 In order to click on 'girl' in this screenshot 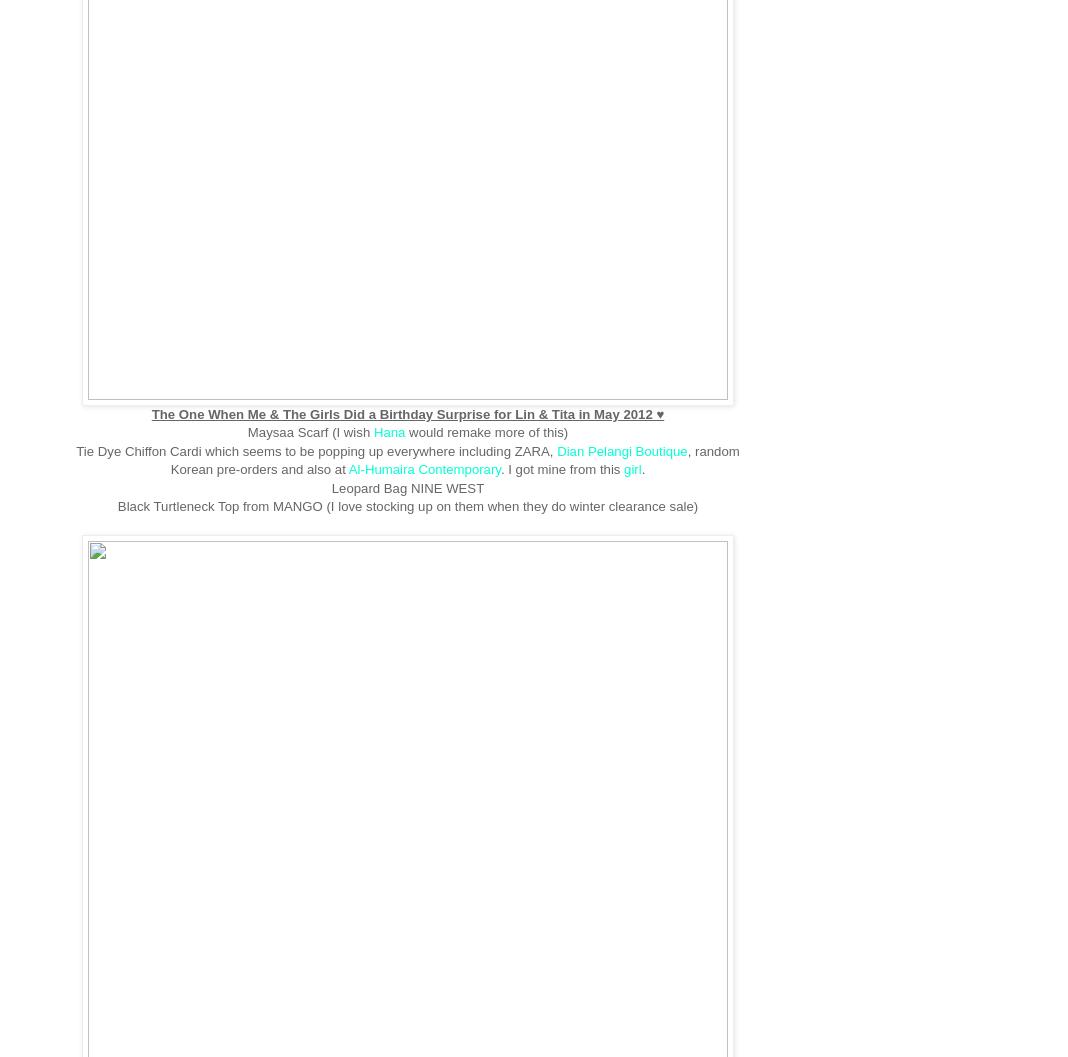, I will do `click(631, 469)`.